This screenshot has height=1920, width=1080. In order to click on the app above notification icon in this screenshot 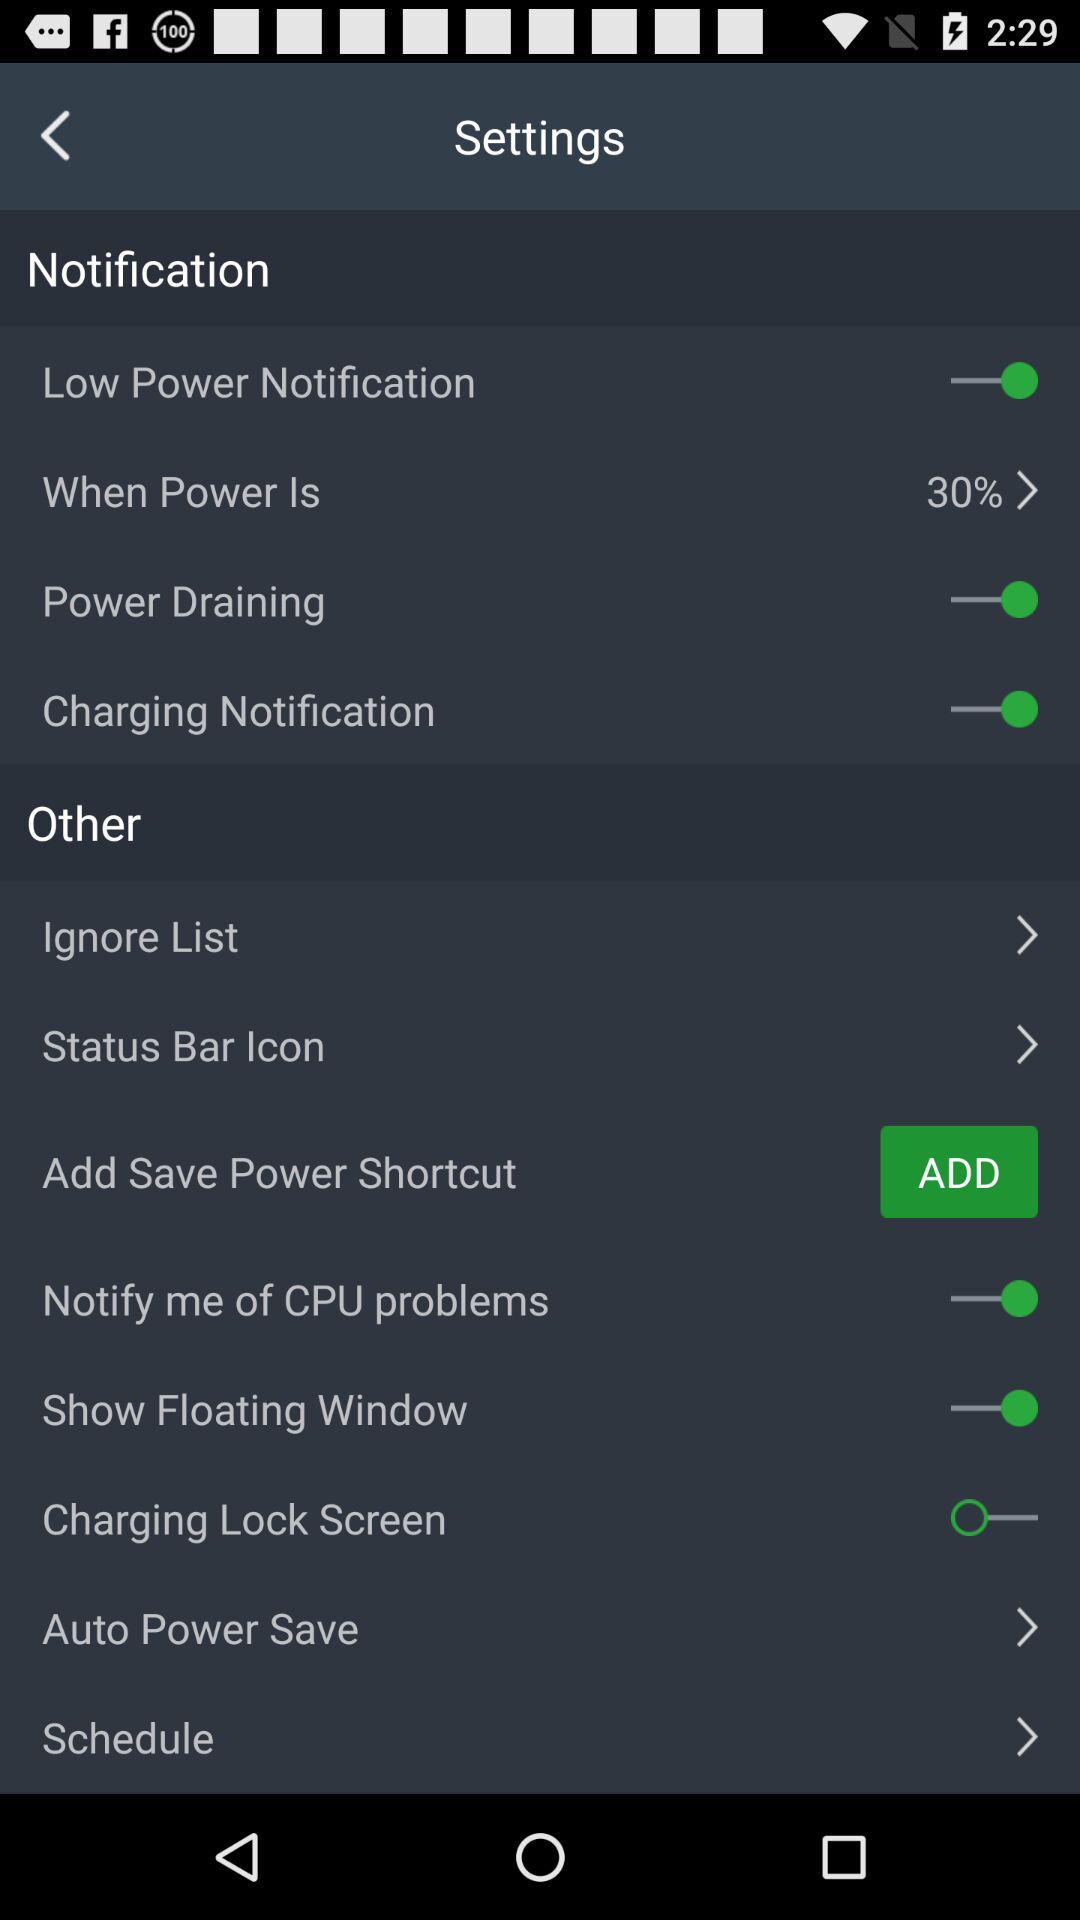, I will do `click(55, 135)`.